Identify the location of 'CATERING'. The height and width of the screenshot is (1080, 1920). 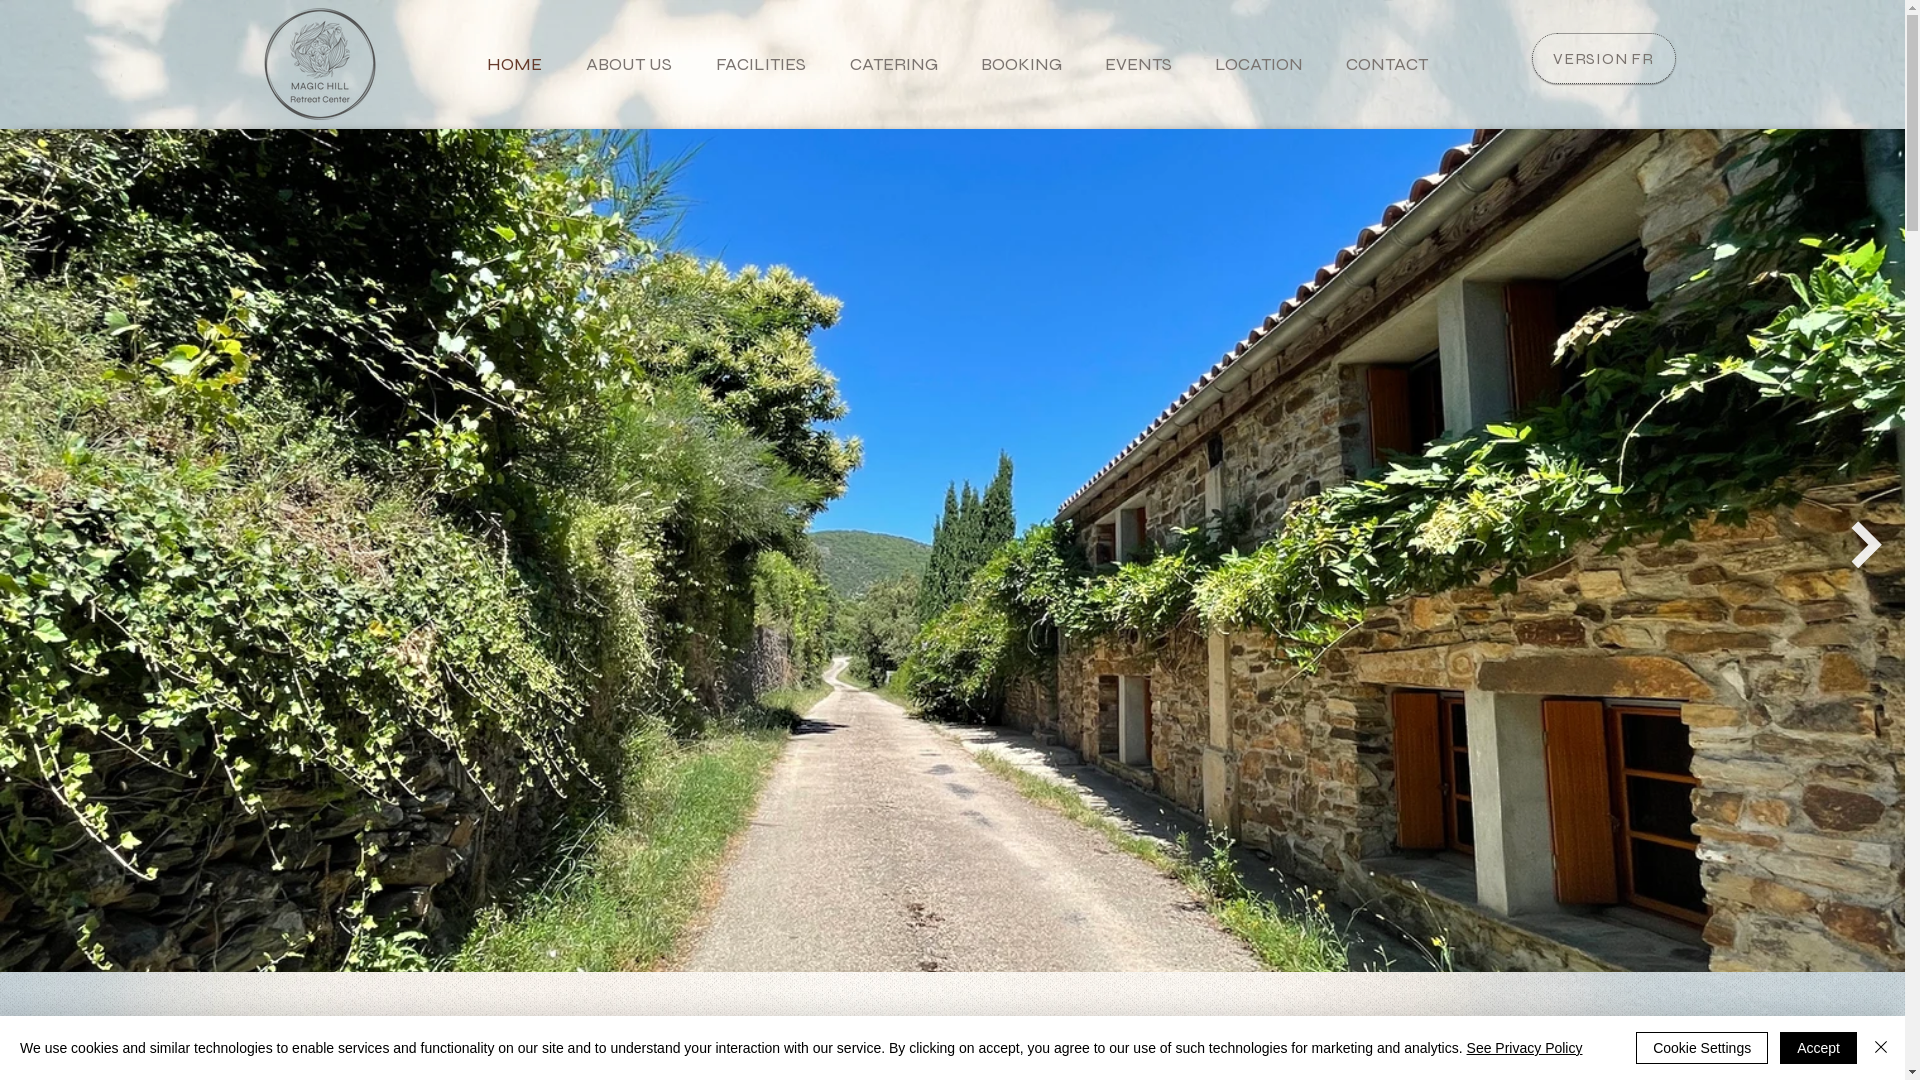
(885, 63).